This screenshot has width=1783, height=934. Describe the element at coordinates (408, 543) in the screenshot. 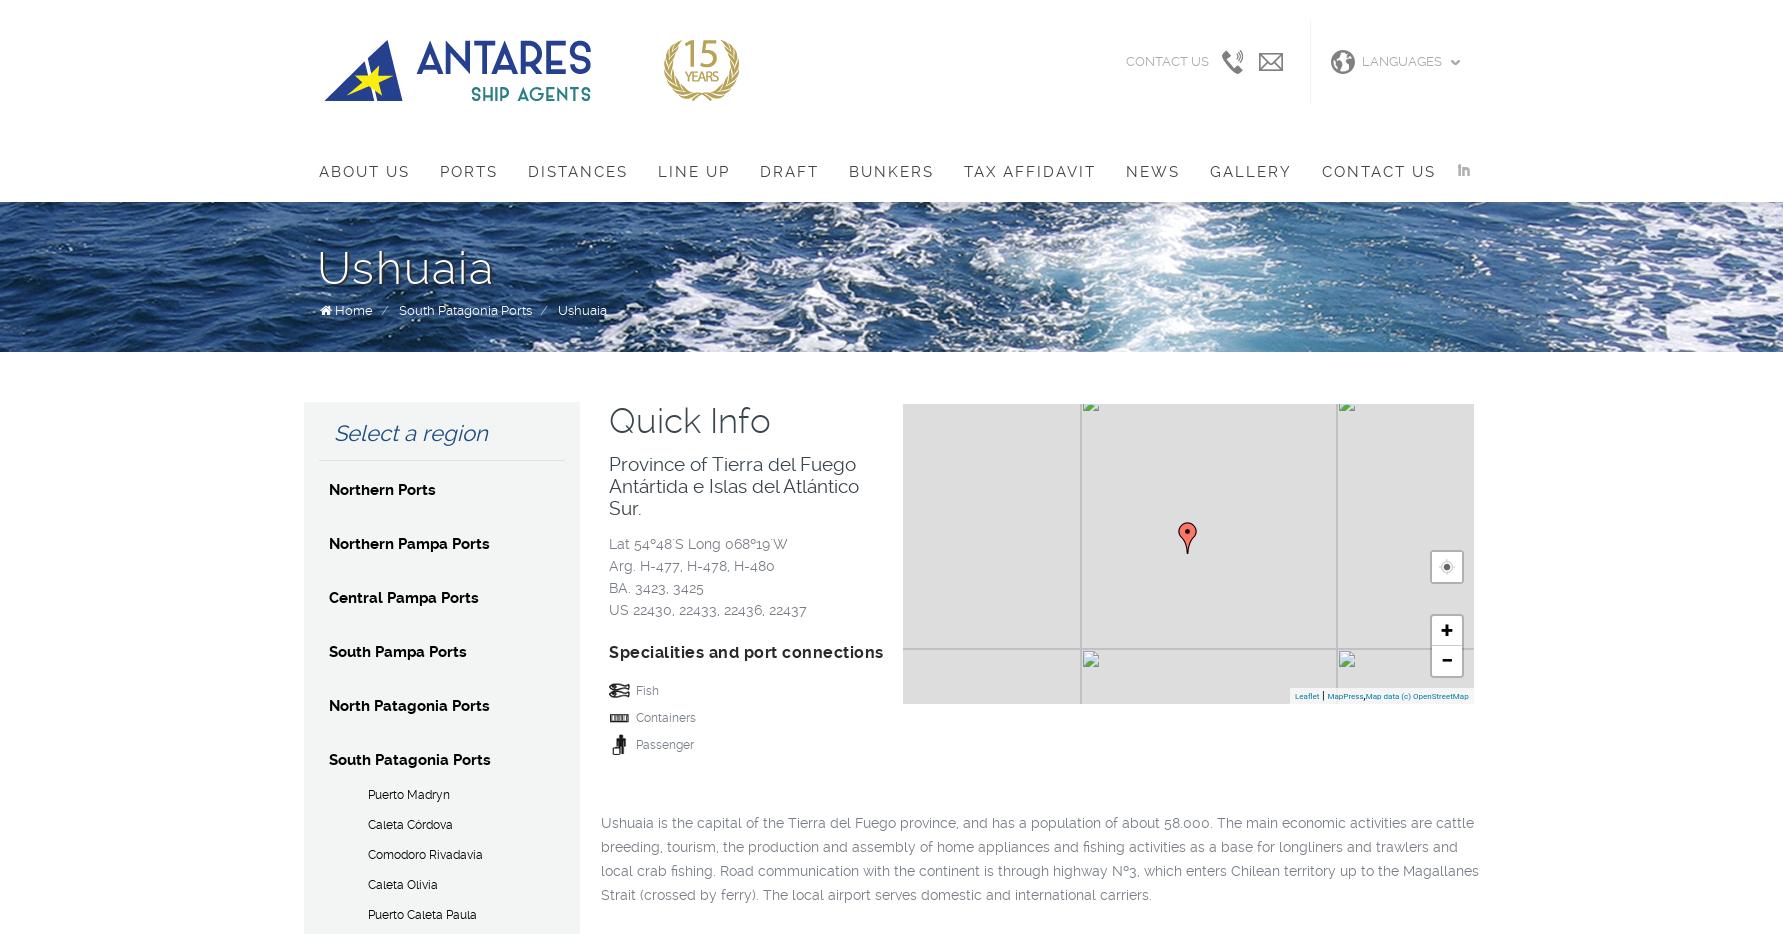

I see `'Northern Pampa Ports'` at that location.